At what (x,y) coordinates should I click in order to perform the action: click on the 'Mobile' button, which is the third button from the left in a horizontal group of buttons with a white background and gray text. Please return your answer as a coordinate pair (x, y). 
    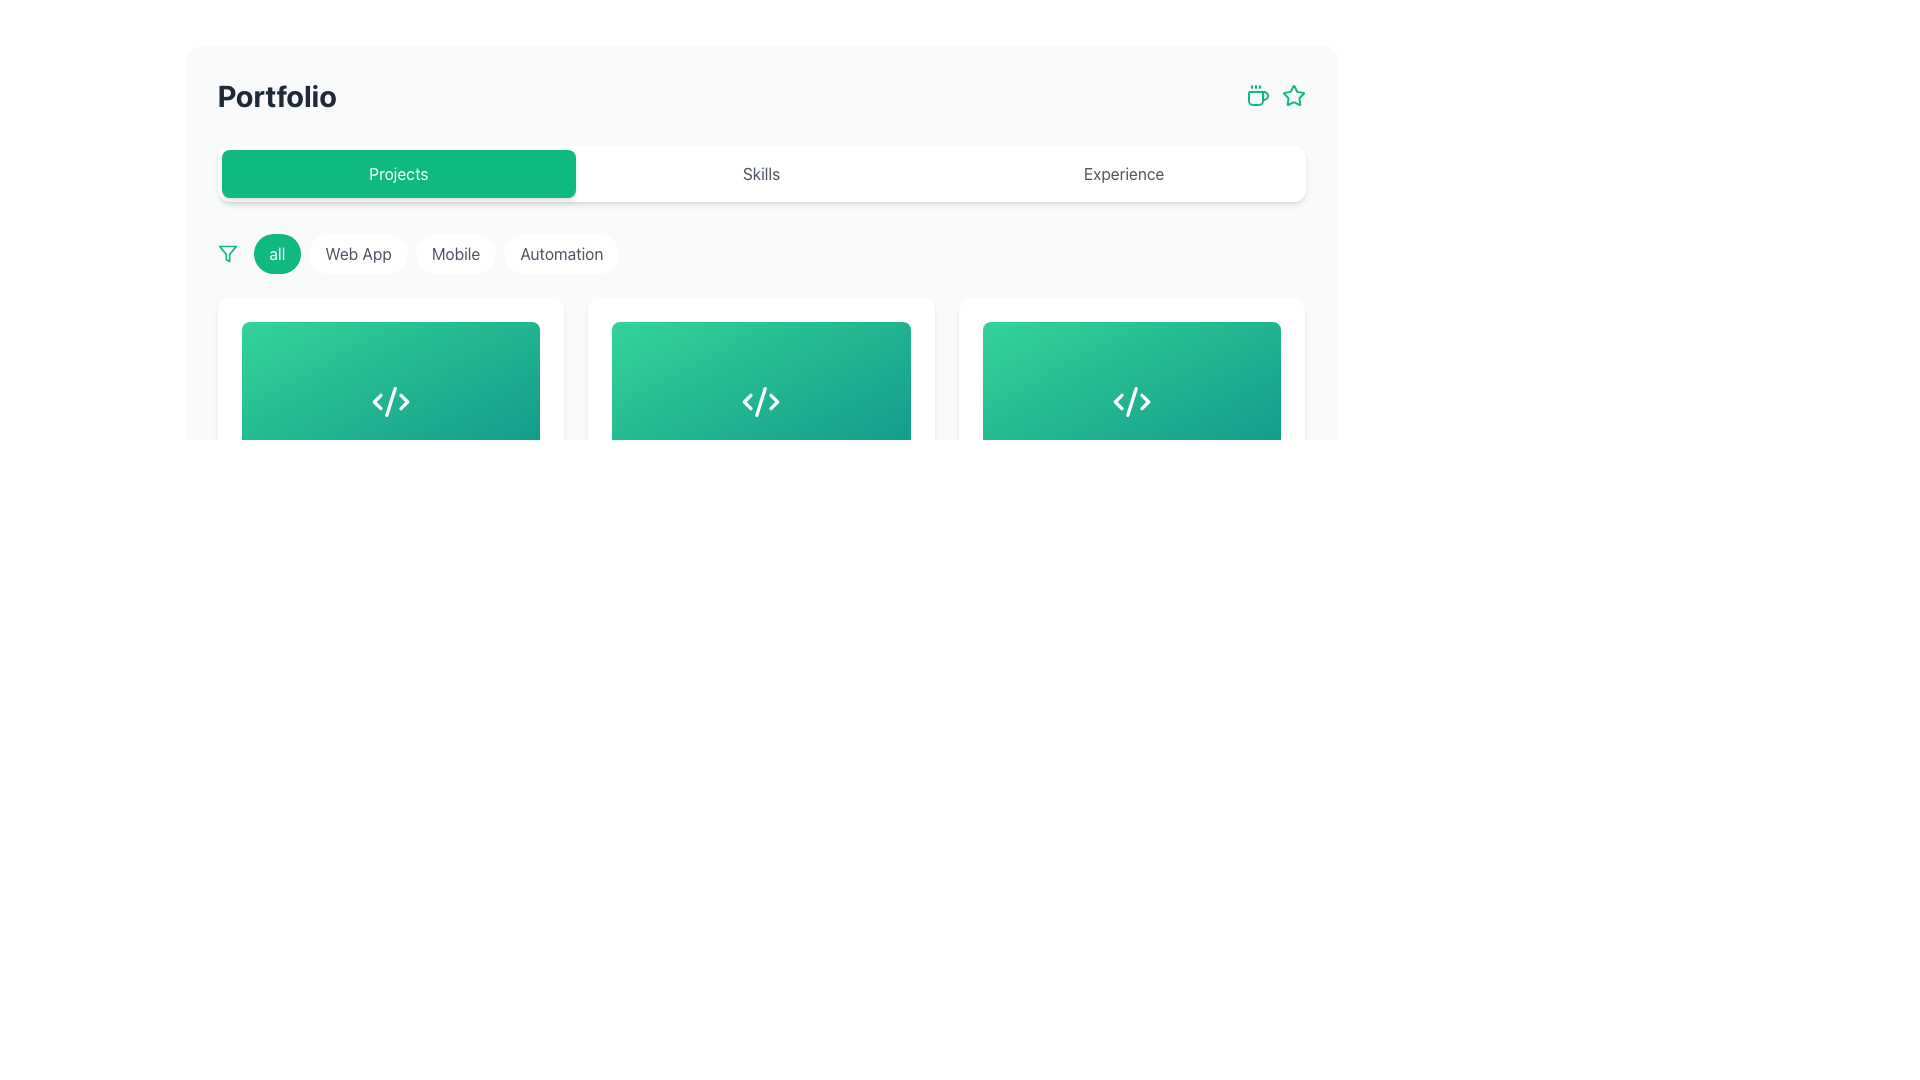
    Looking at the image, I should click on (455, 253).